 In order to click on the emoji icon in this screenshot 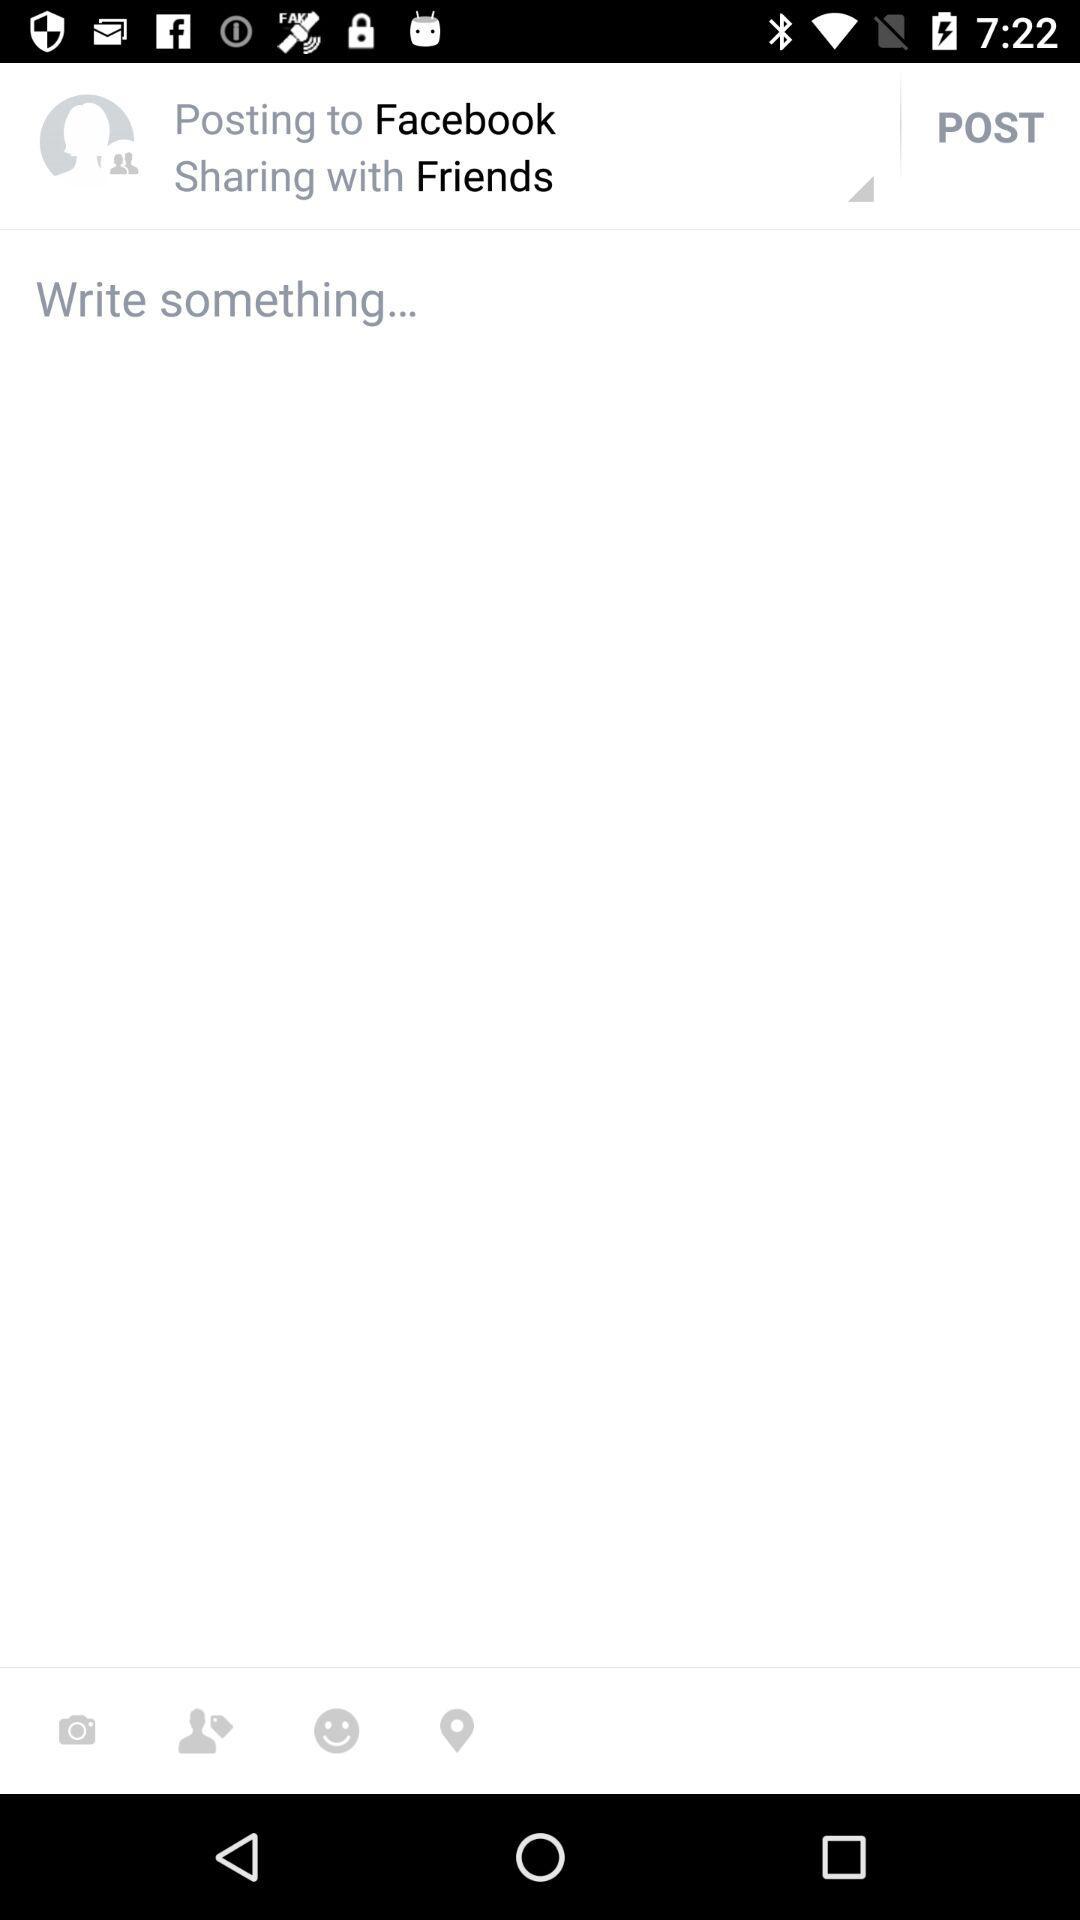, I will do `click(335, 1730)`.